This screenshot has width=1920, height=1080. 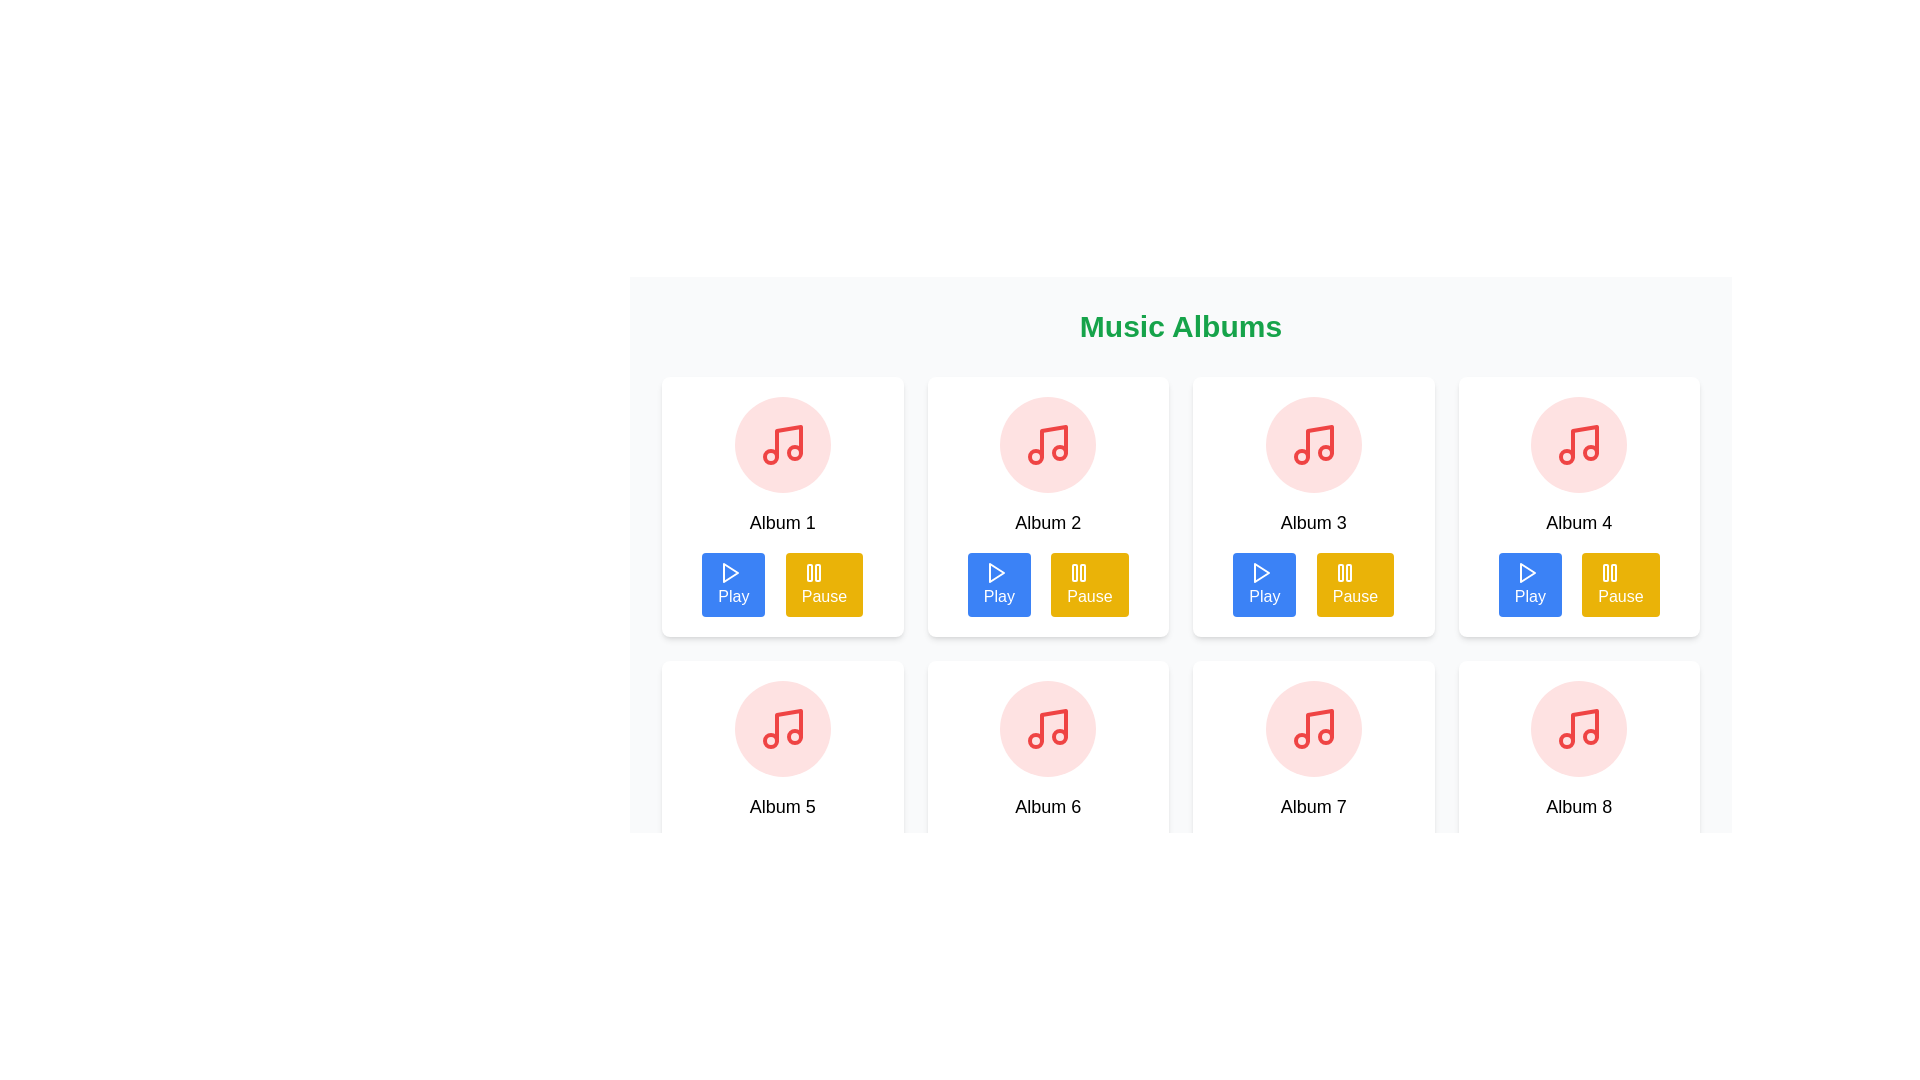 What do you see at coordinates (1036, 740) in the screenshot?
I see `the left circular component of the music note icon in the 'Album 6' card, which visually enhances the album artwork but is not interactive` at bounding box center [1036, 740].